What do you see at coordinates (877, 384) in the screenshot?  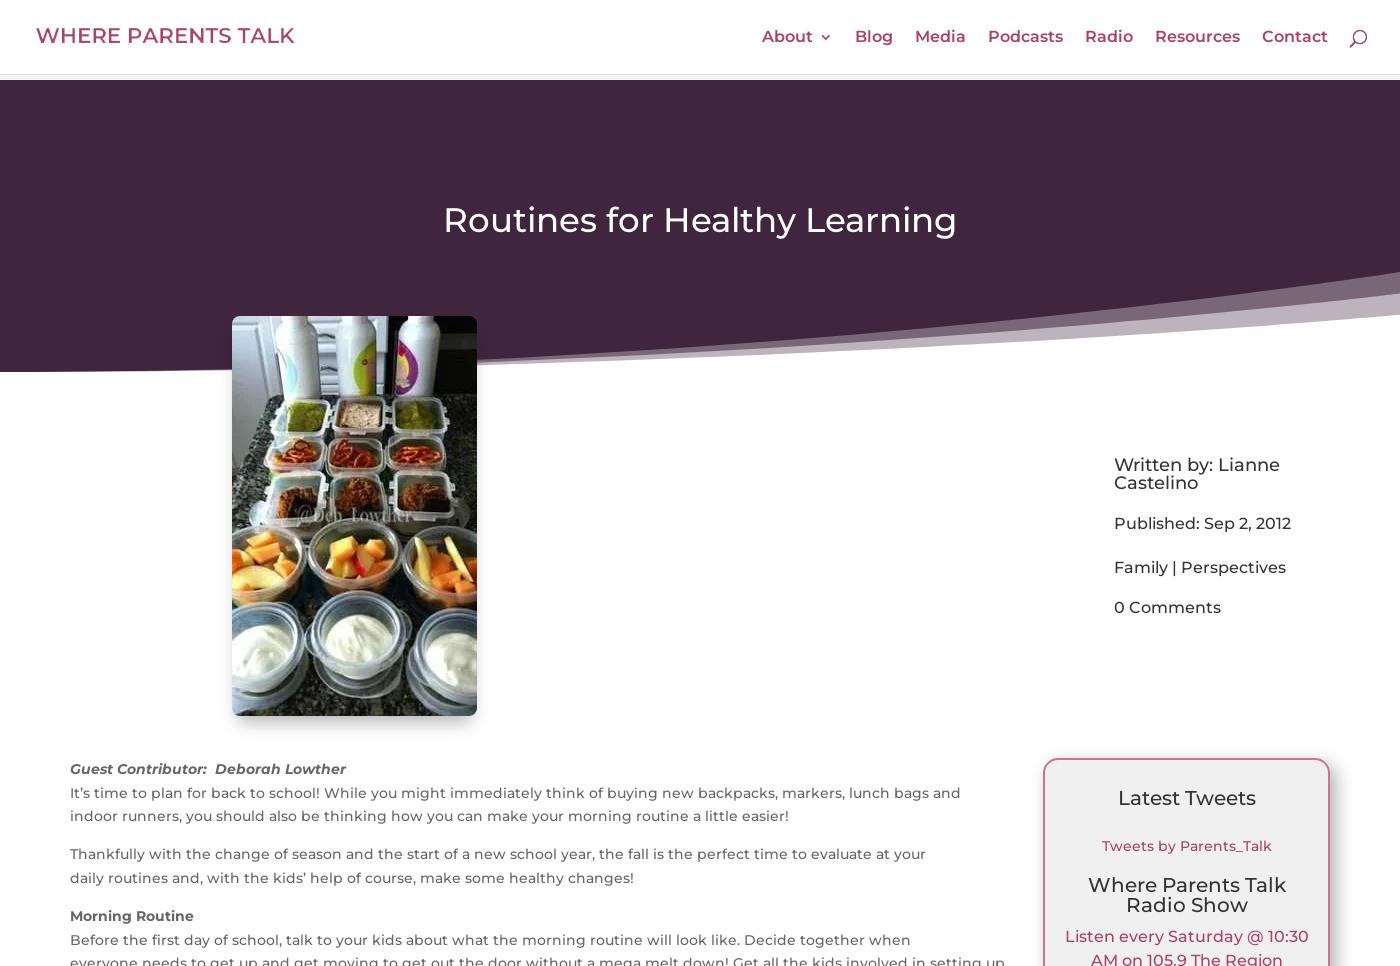 I see `'Request our Rates'` at bounding box center [877, 384].